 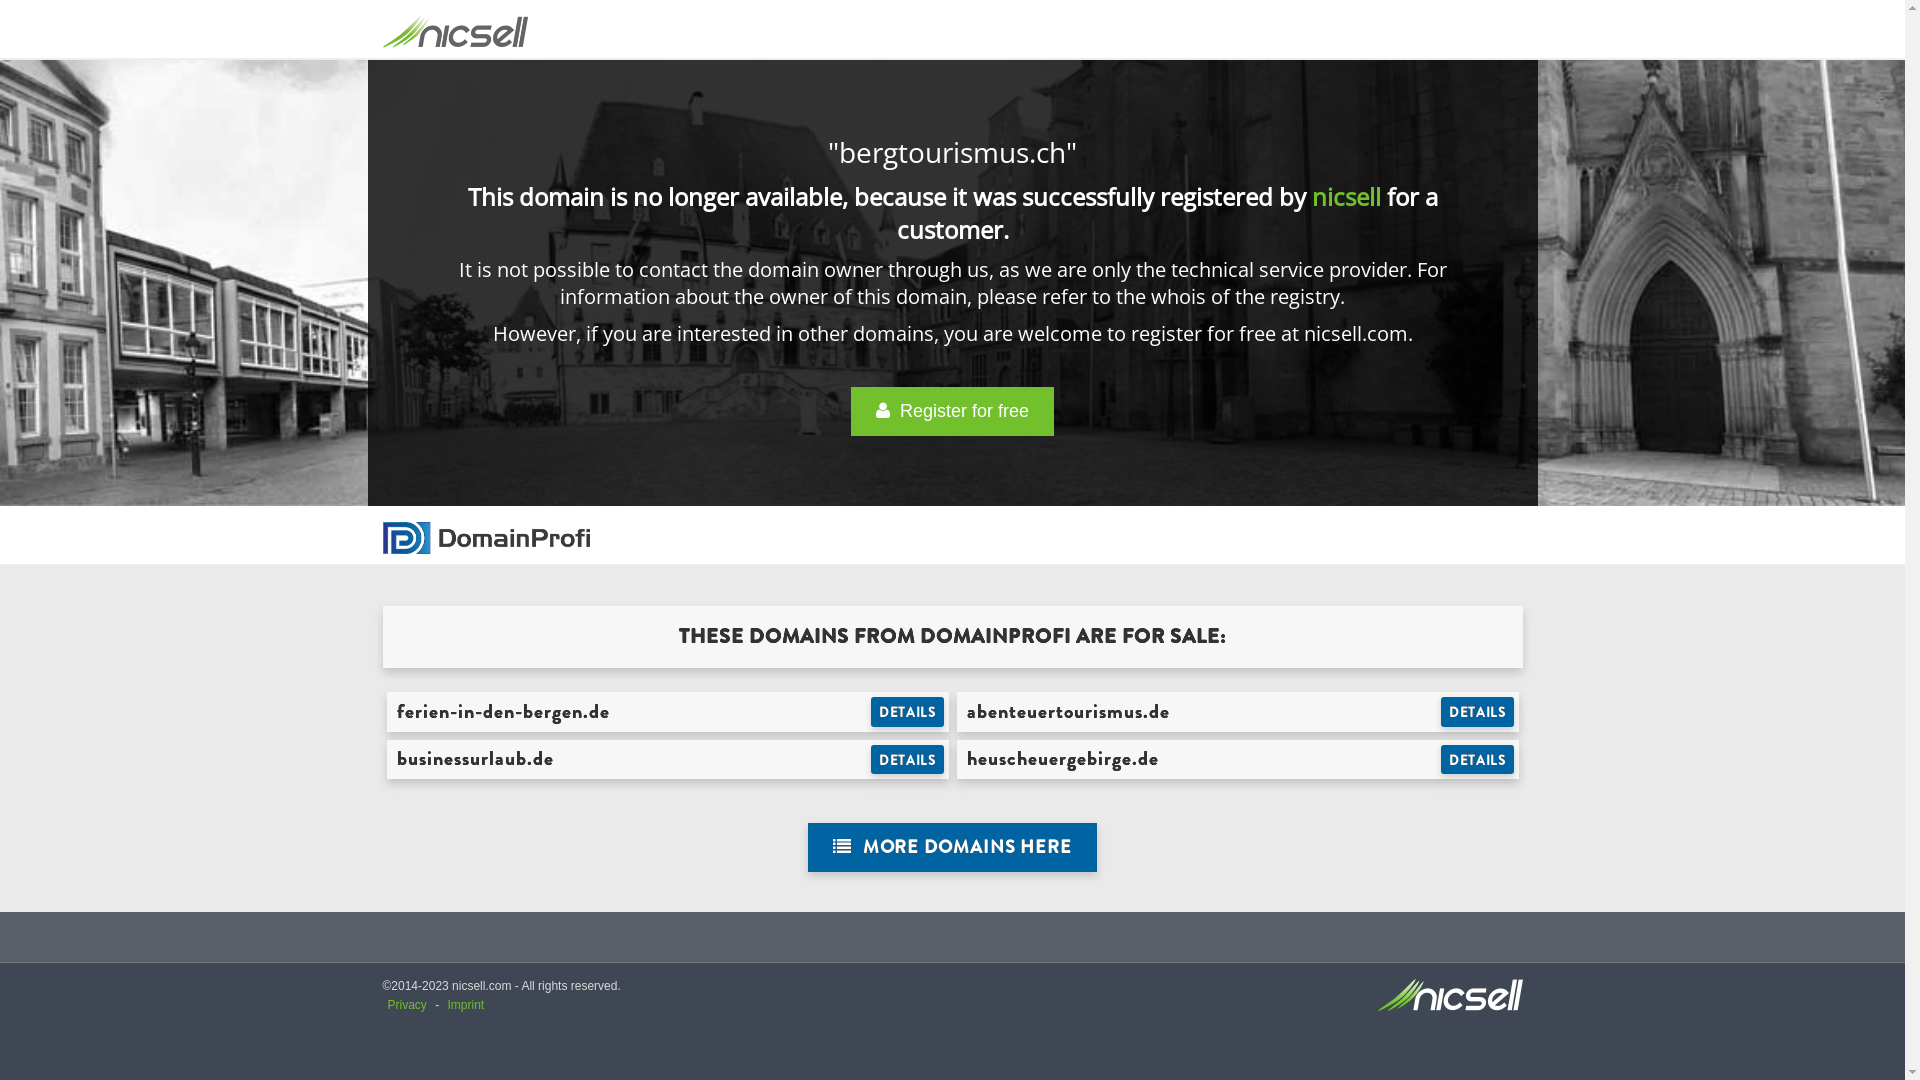 I want to click on 'DETAILS', so click(x=906, y=711).